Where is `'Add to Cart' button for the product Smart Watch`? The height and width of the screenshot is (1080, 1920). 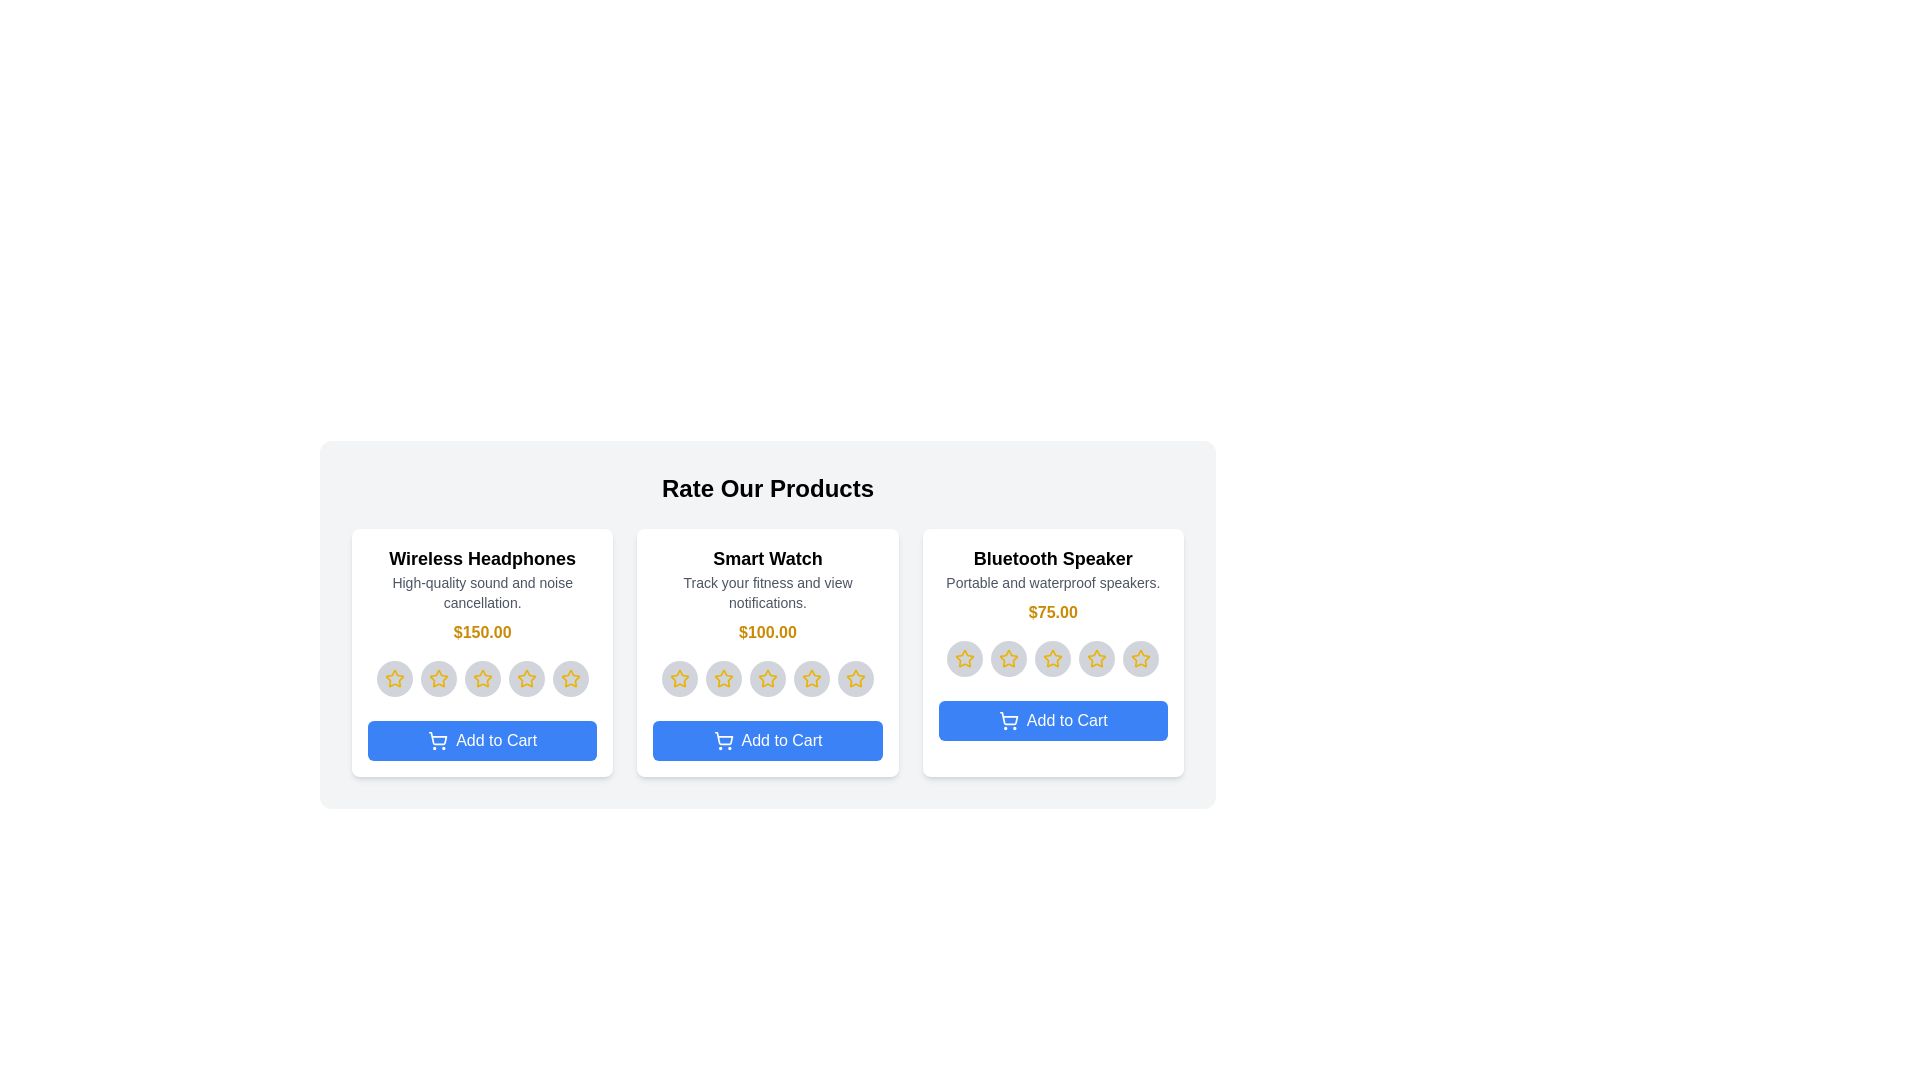 'Add to Cart' button for the product Smart Watch is located at coordinates (767, 740).